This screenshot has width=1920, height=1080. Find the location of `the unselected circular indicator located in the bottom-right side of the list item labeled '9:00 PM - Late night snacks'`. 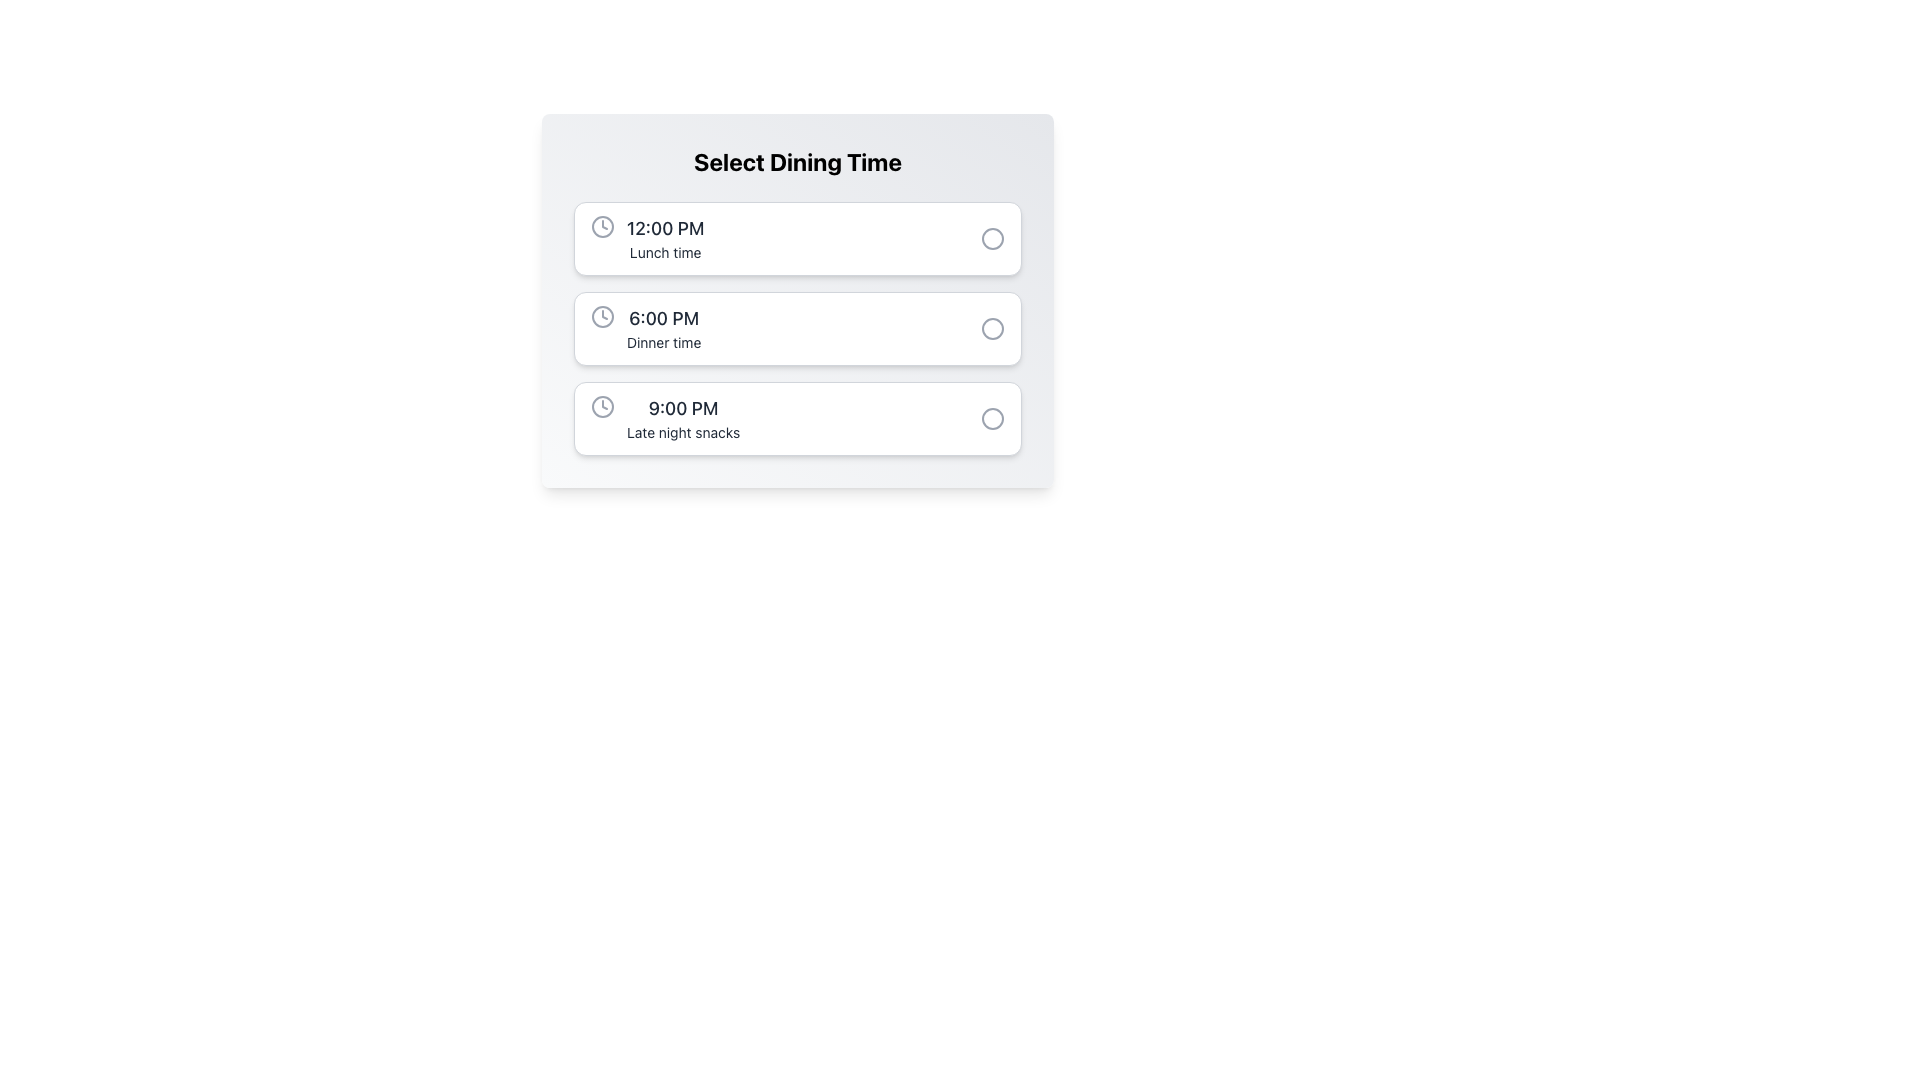

the unselected circular indicator located in the bottom-right side of the list item labeled '9:00 PM - Late night snacks' is located at coordinates (993, 418).